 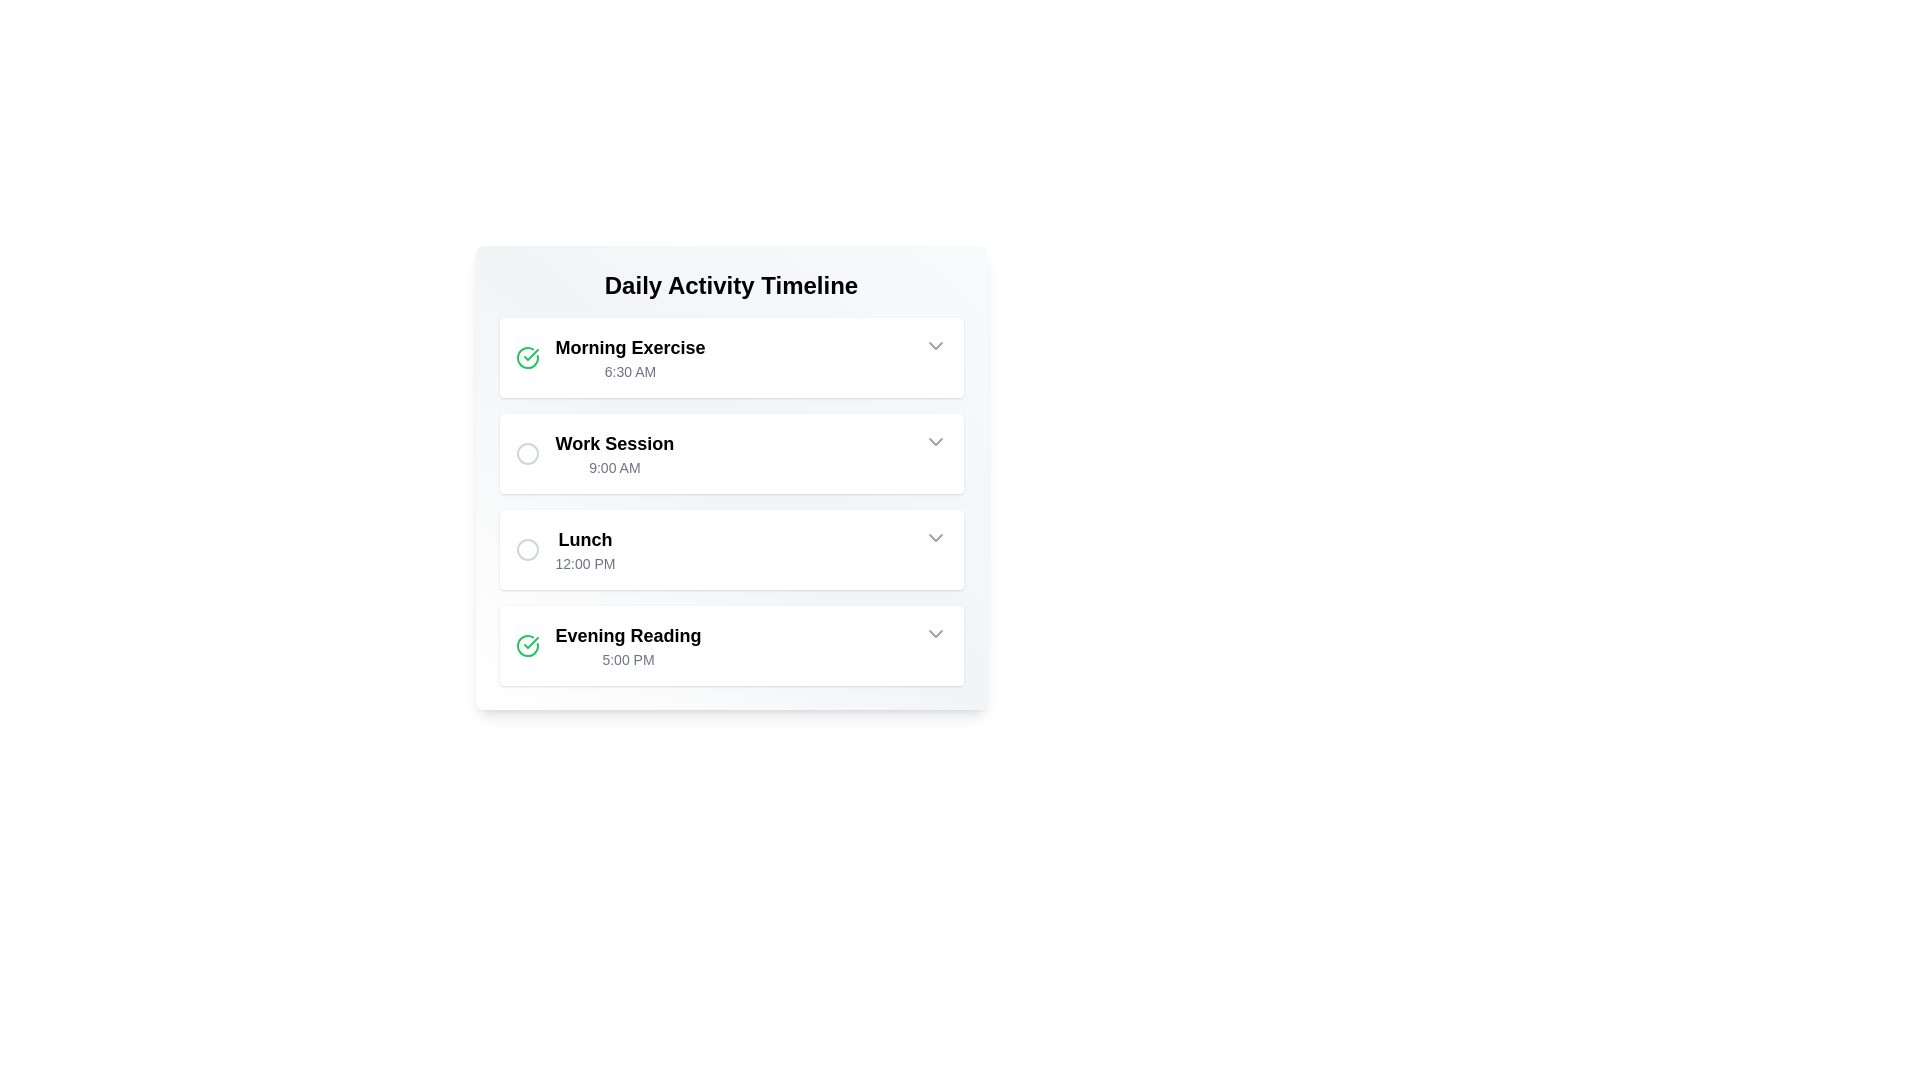 What do you see at coordinates (527, 645) in the screenshot?
I see `the completion icon within the fourth list item titled 'Evening Reading' on the 'Daily Activity Timeline'` at bounding box center [527, 645].